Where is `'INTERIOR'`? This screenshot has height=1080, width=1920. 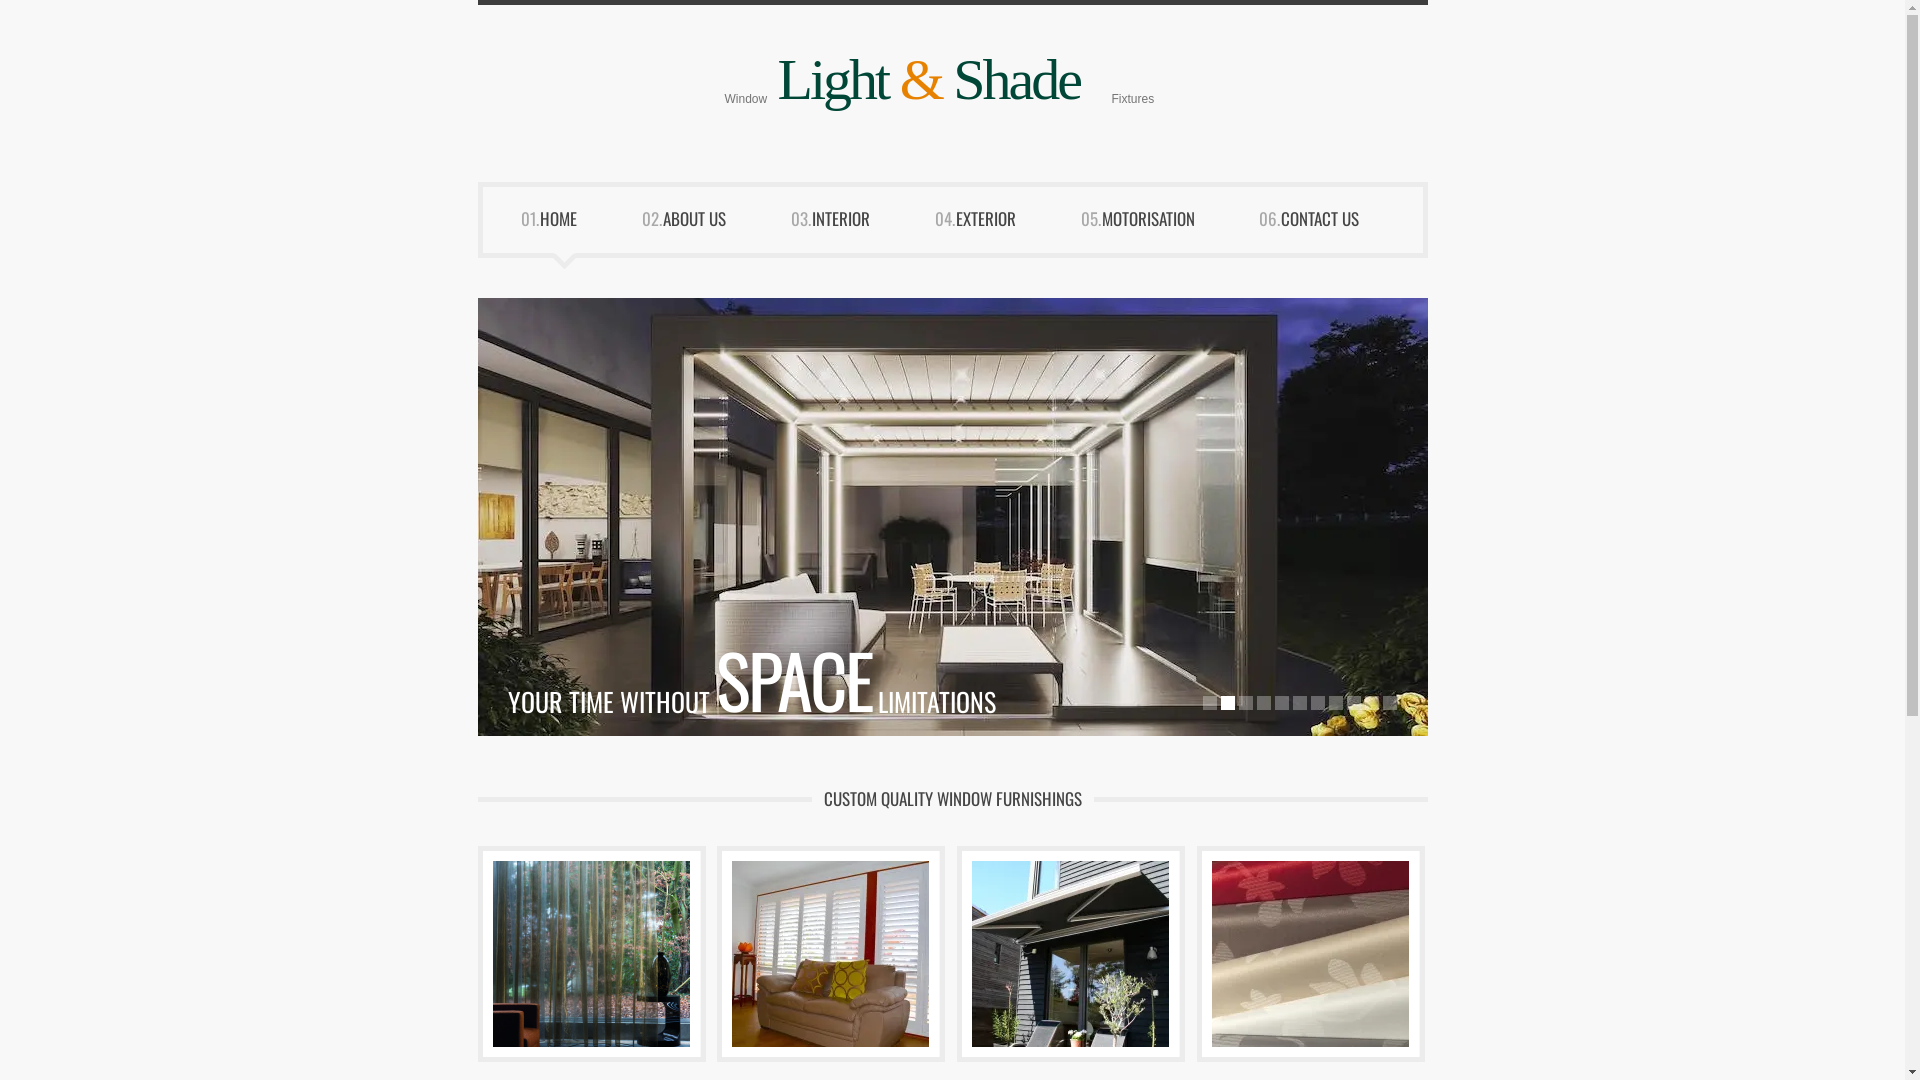
'INTERIOR' is located at coordinates (855, 226).